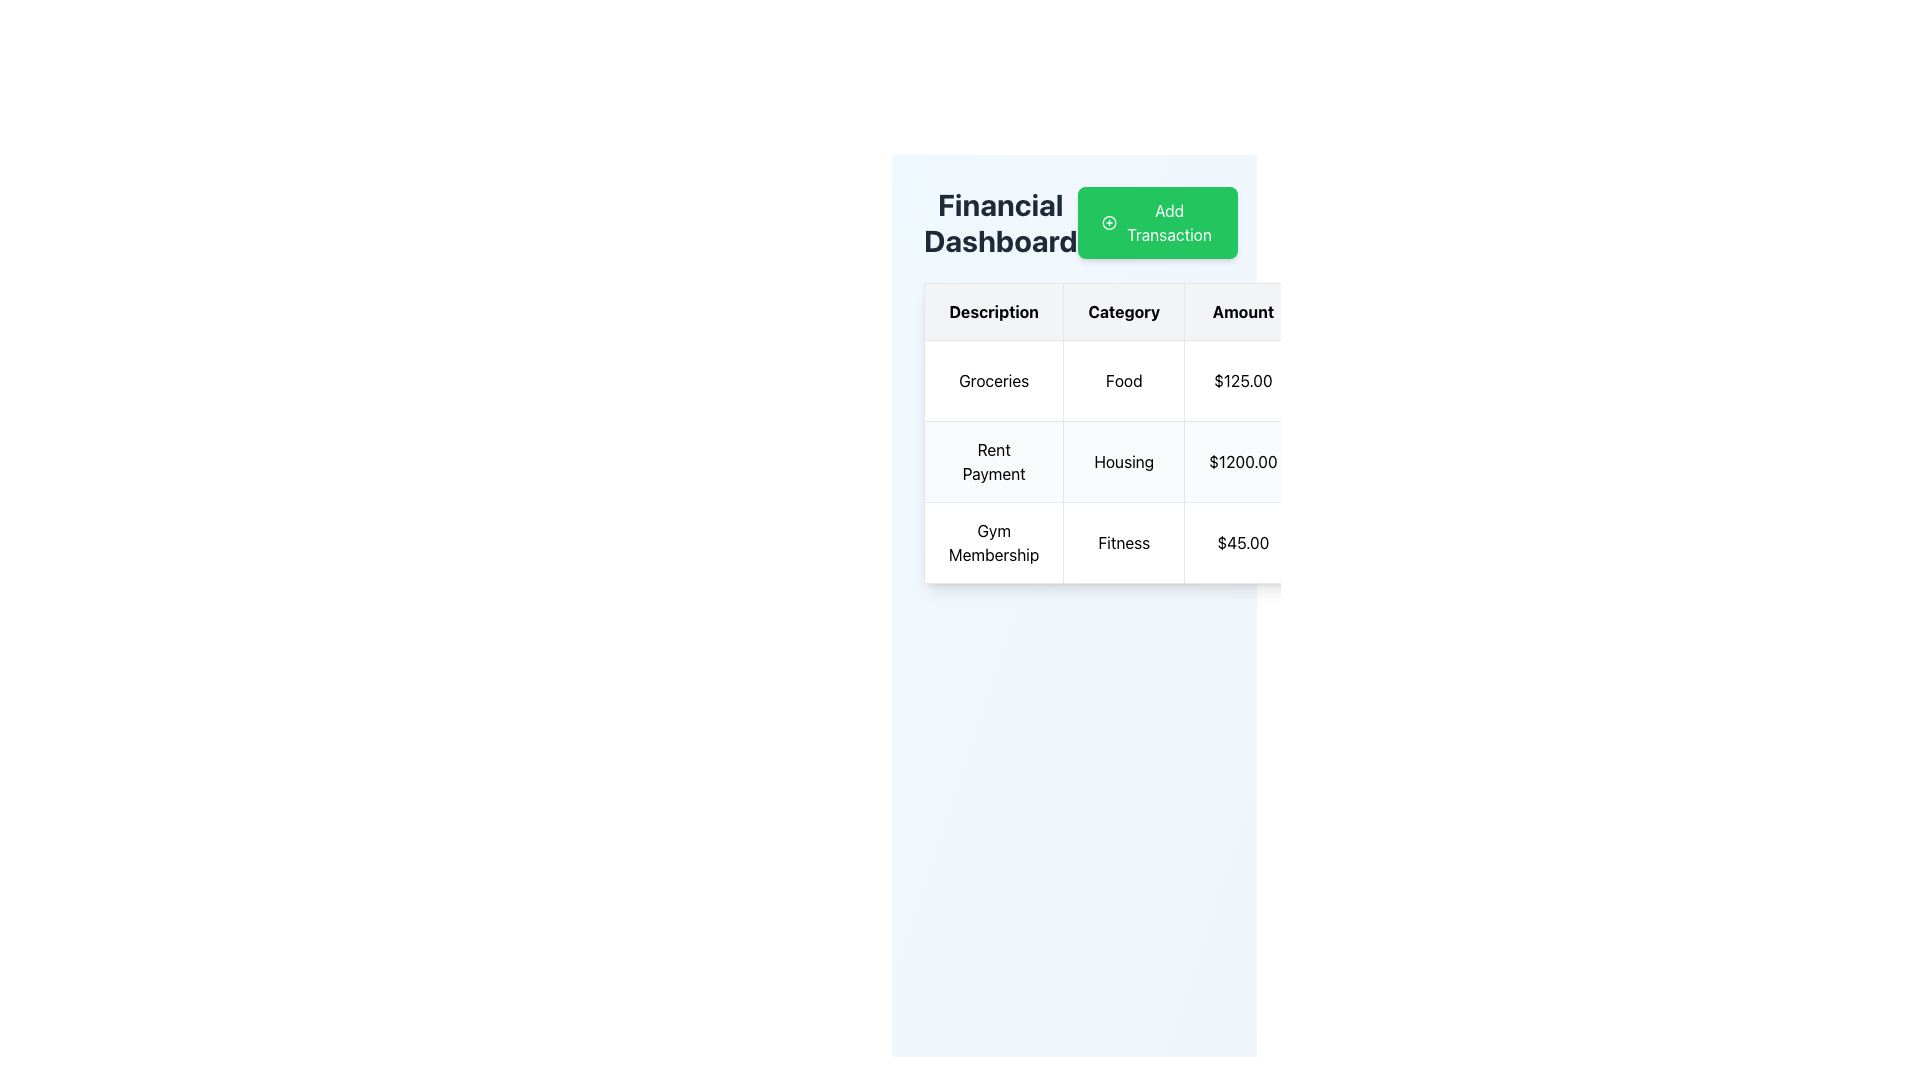 The image size is (1920, 1080). What do you see at coordinates (994, 312) in the screenshot?
I see `the 'Description' text label, which is the first header in a table, rendered in bold black font on a light gray background` at bounding box center [994, 312].